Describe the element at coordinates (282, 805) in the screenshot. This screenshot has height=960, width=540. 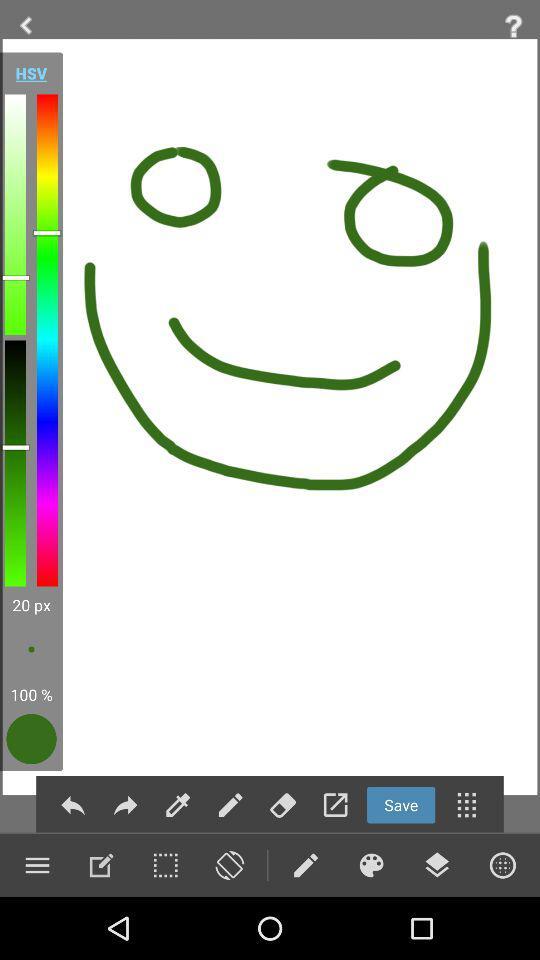
I see `eraser tool` at that location.